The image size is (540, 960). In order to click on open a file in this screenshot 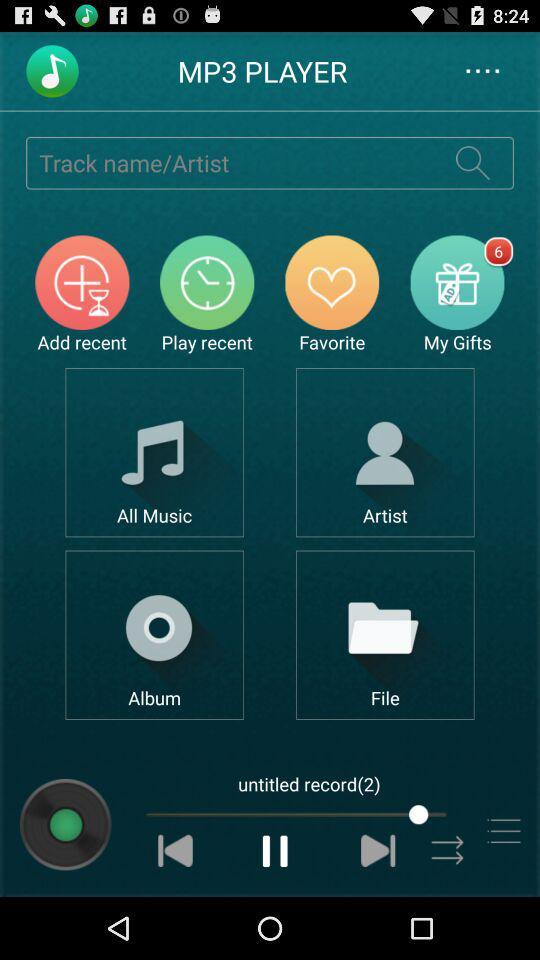, I will do `click(385, 634)`.